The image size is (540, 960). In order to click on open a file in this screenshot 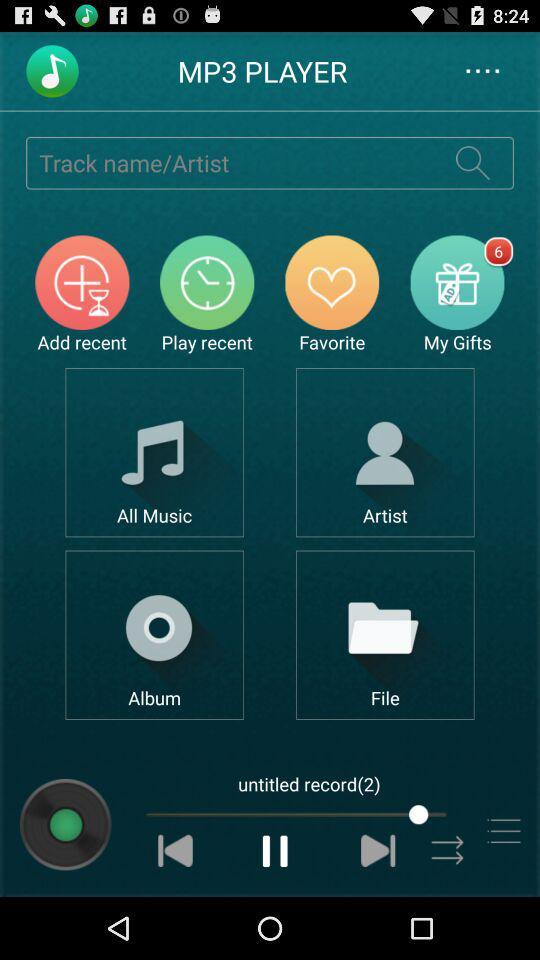, I will do `click(385, 634)`.